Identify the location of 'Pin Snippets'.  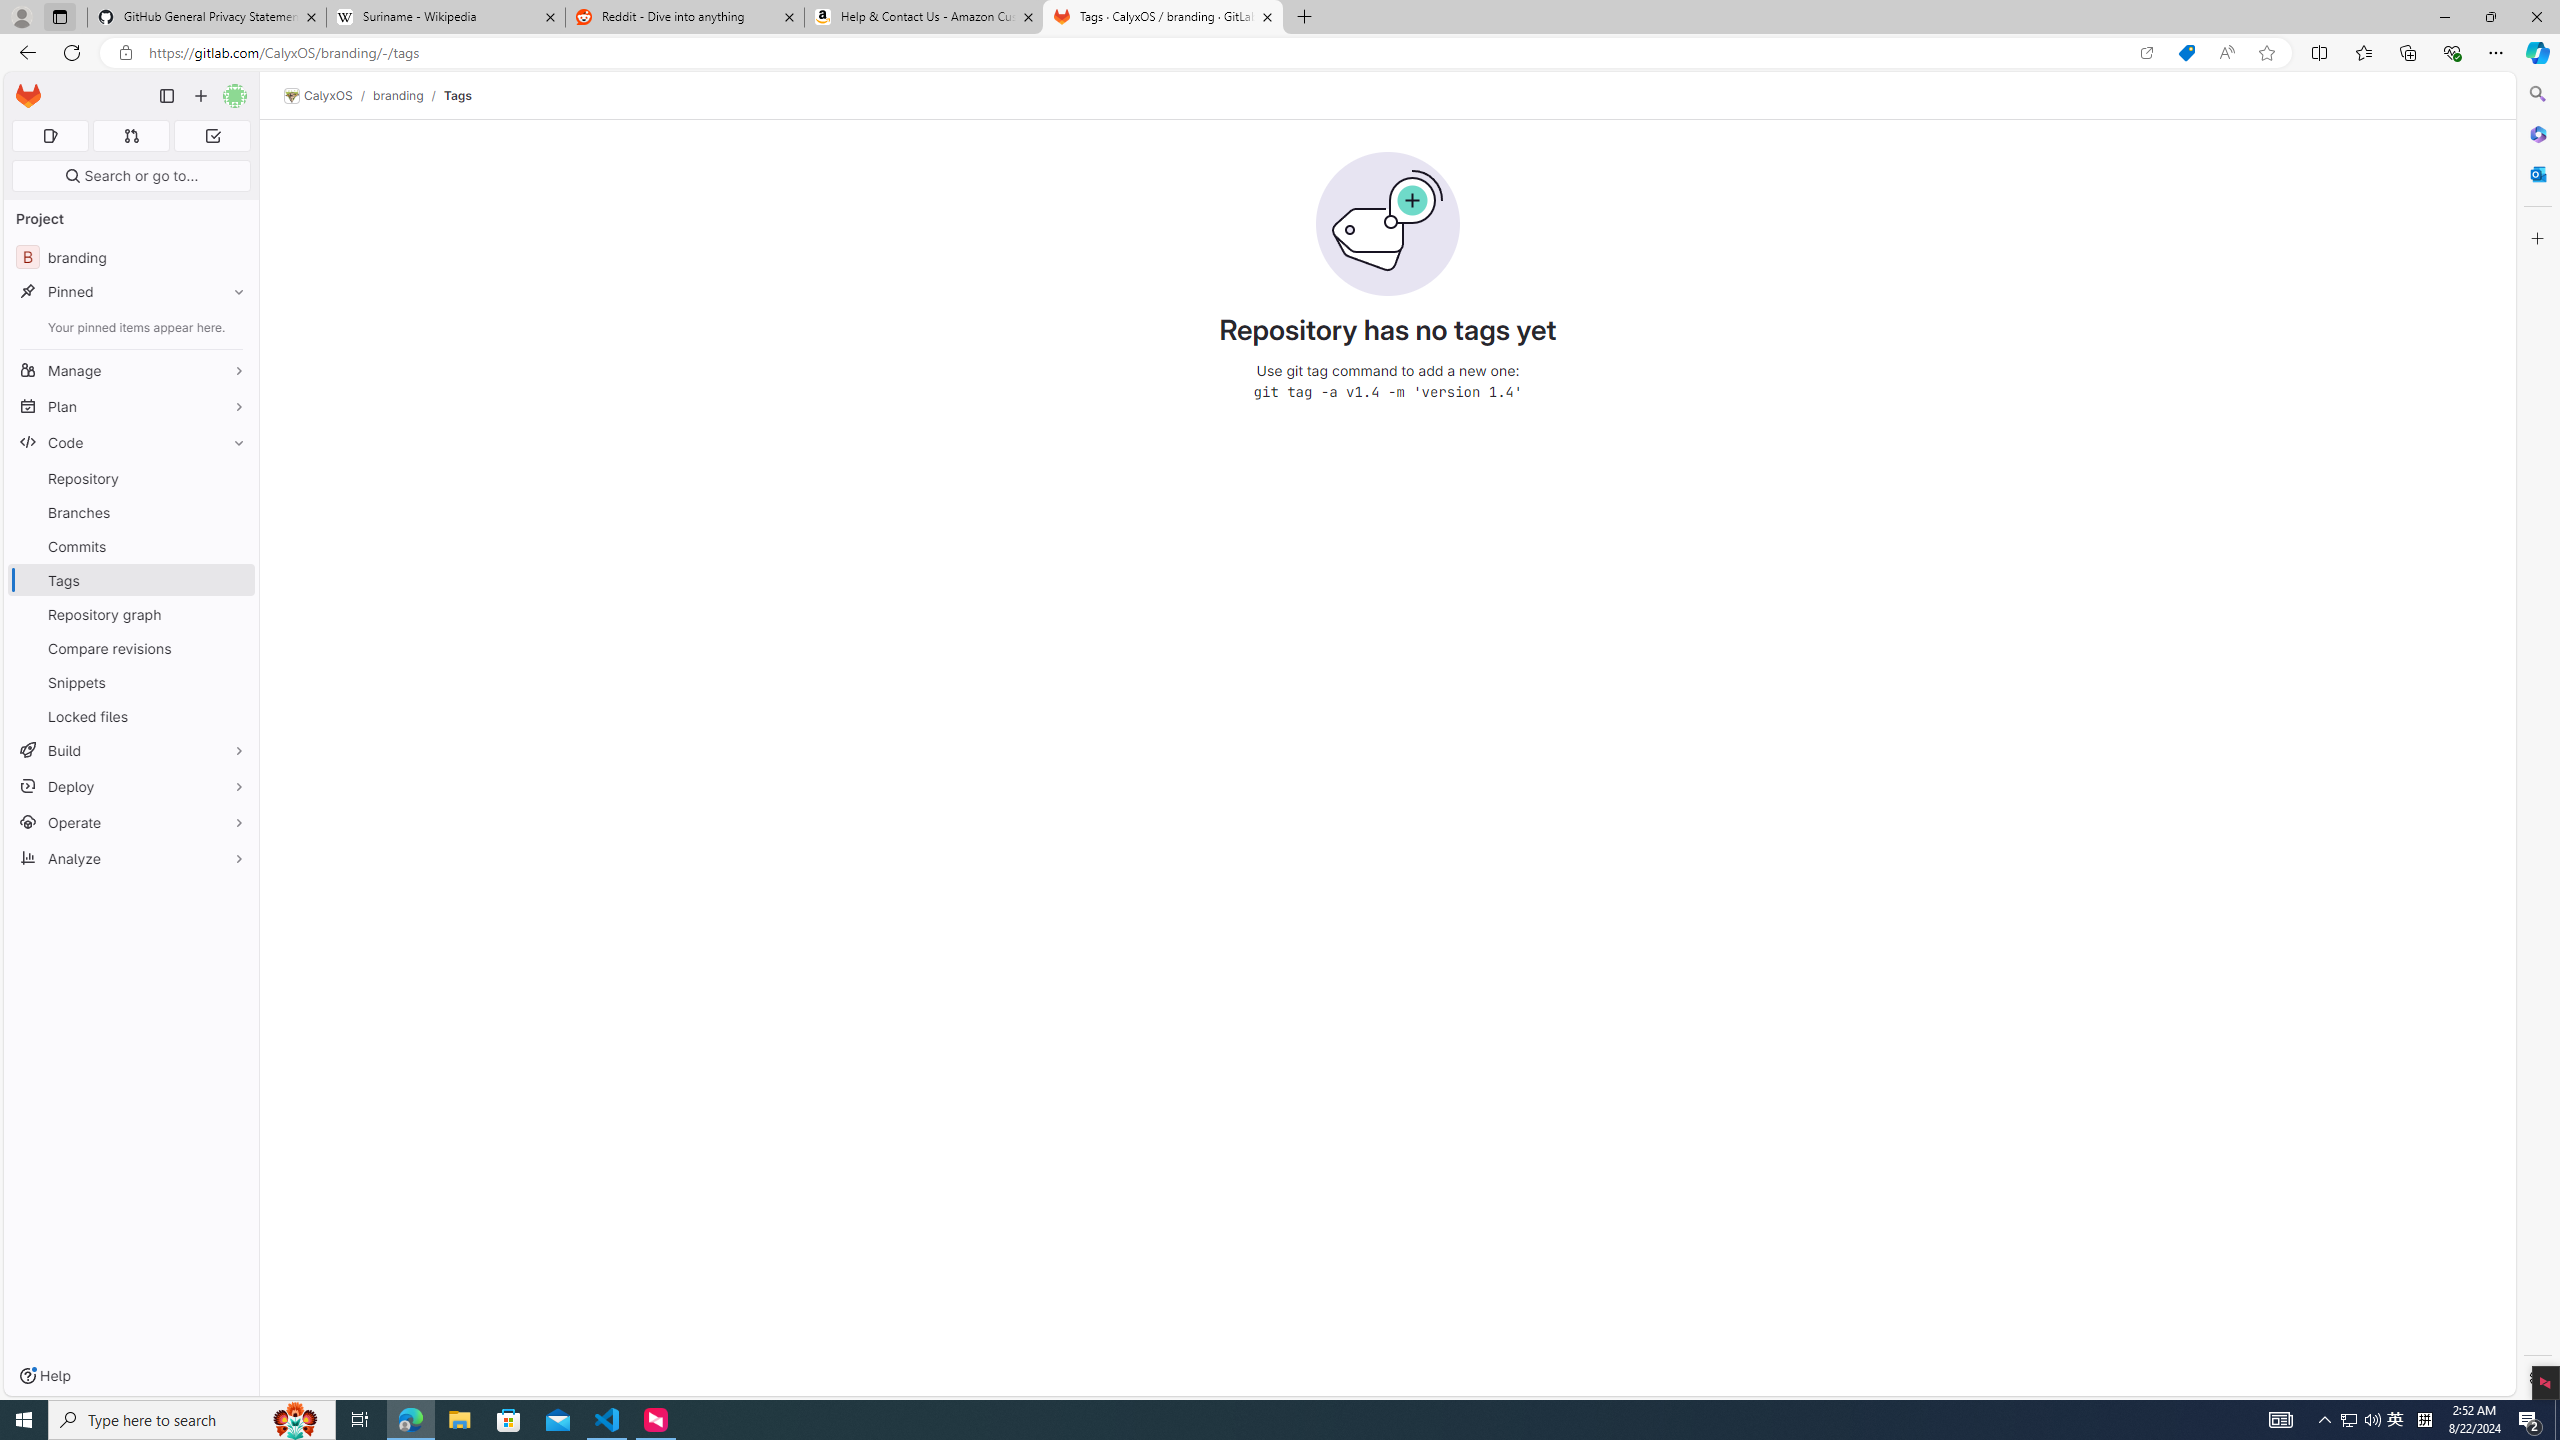
(233, 681).